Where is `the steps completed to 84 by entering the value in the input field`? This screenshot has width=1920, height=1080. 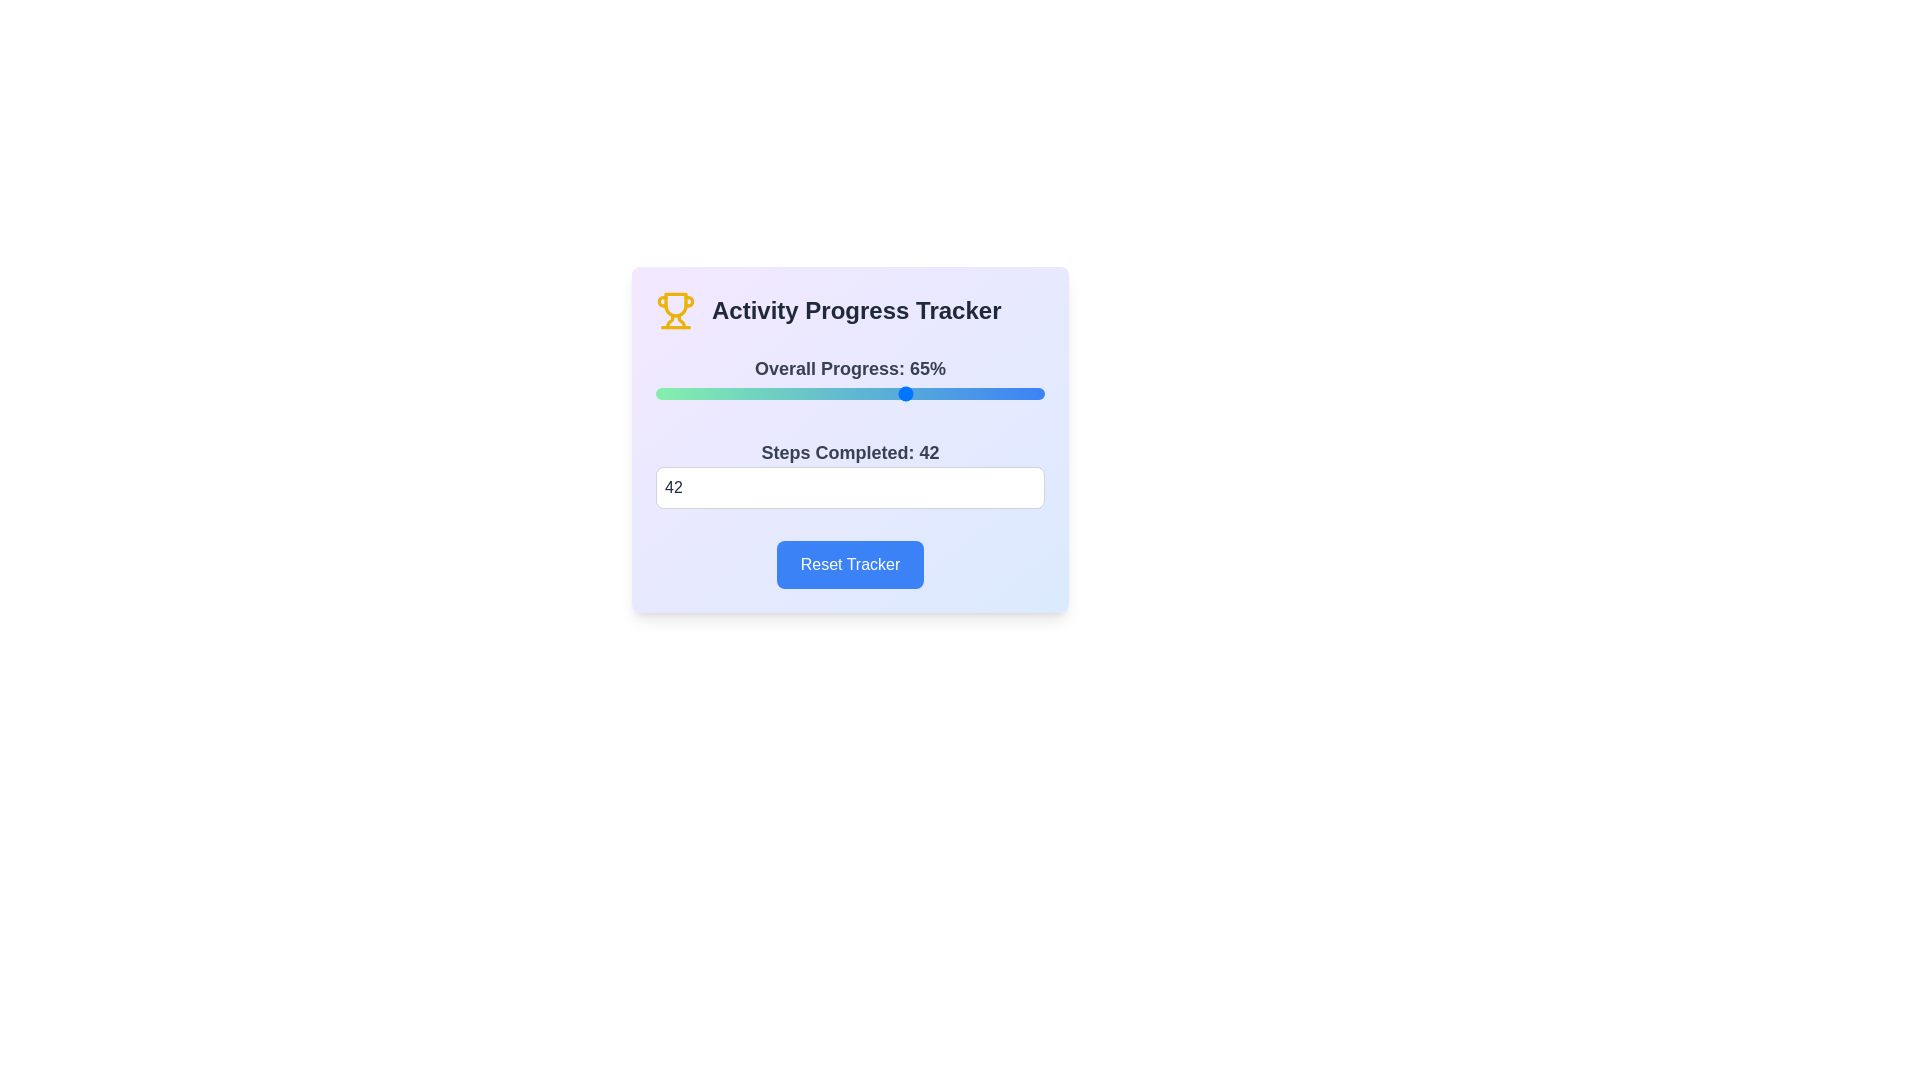
the steps completed to 84 by entering the value in the input field is located at coordinates (850, 488).